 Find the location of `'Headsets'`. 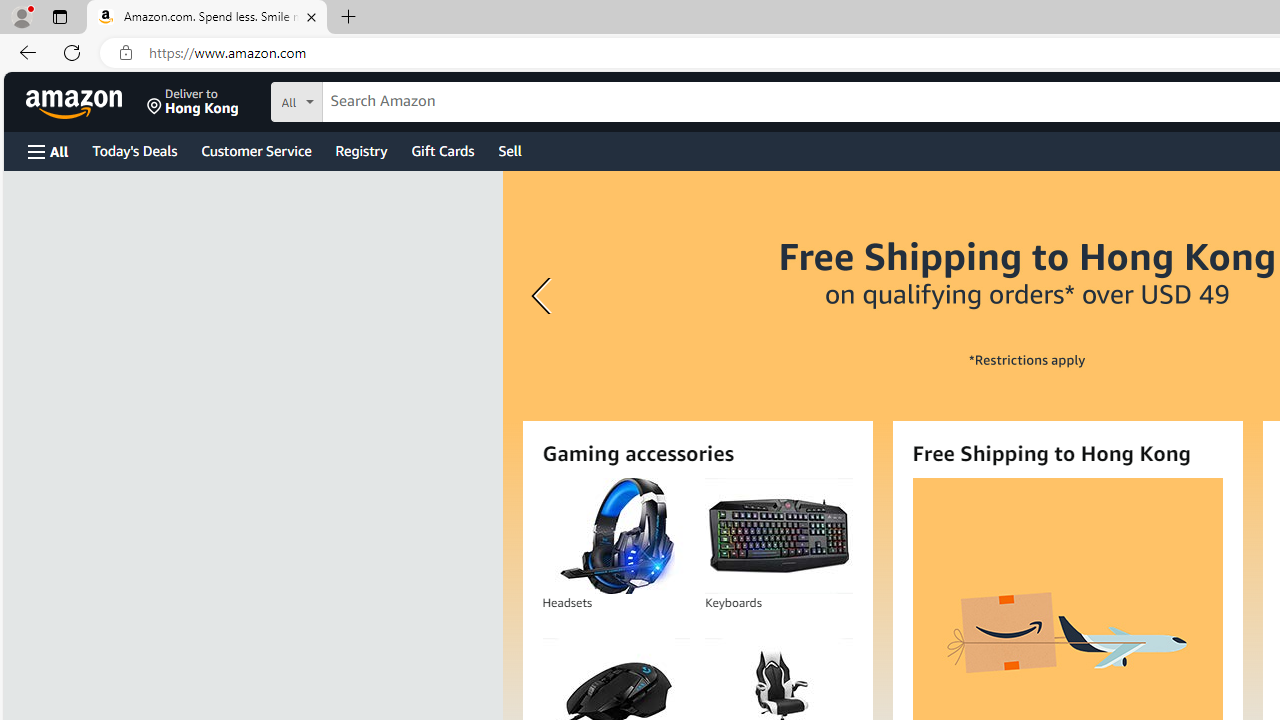

'Headsets' is located at coordinates (615, 535).